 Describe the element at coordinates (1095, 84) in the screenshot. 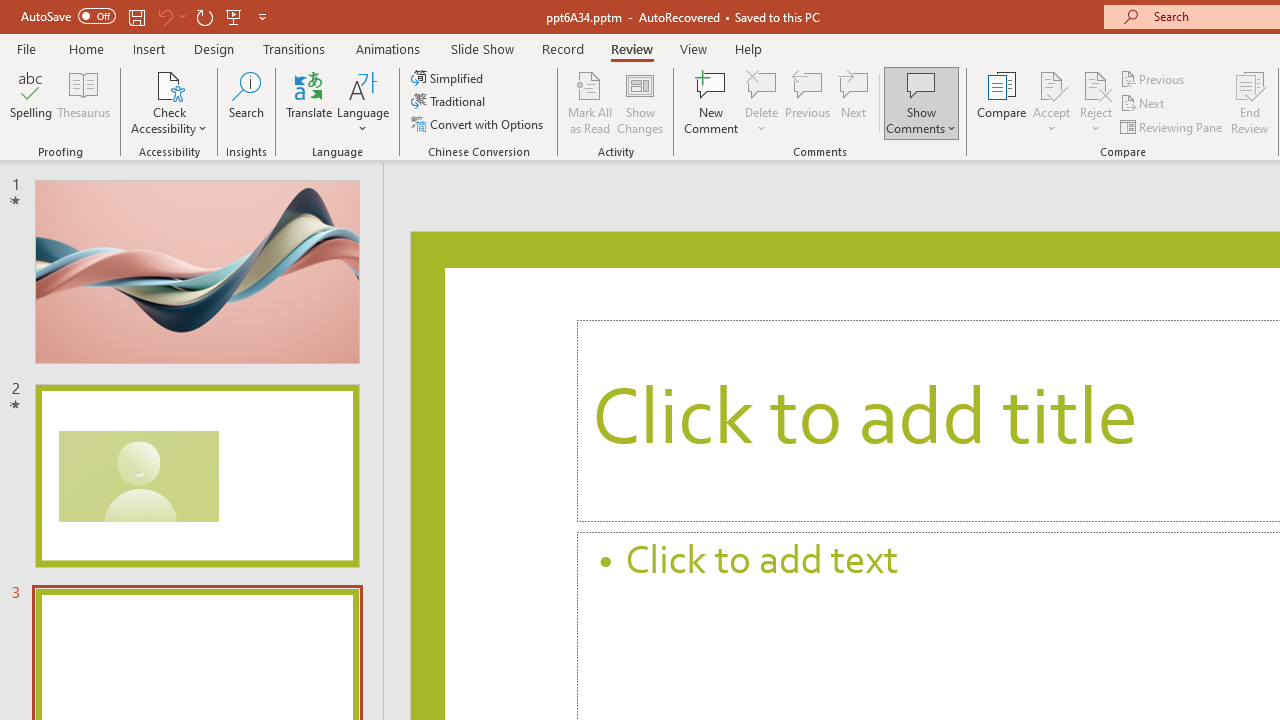

I see `'Reject Change'` at that location.